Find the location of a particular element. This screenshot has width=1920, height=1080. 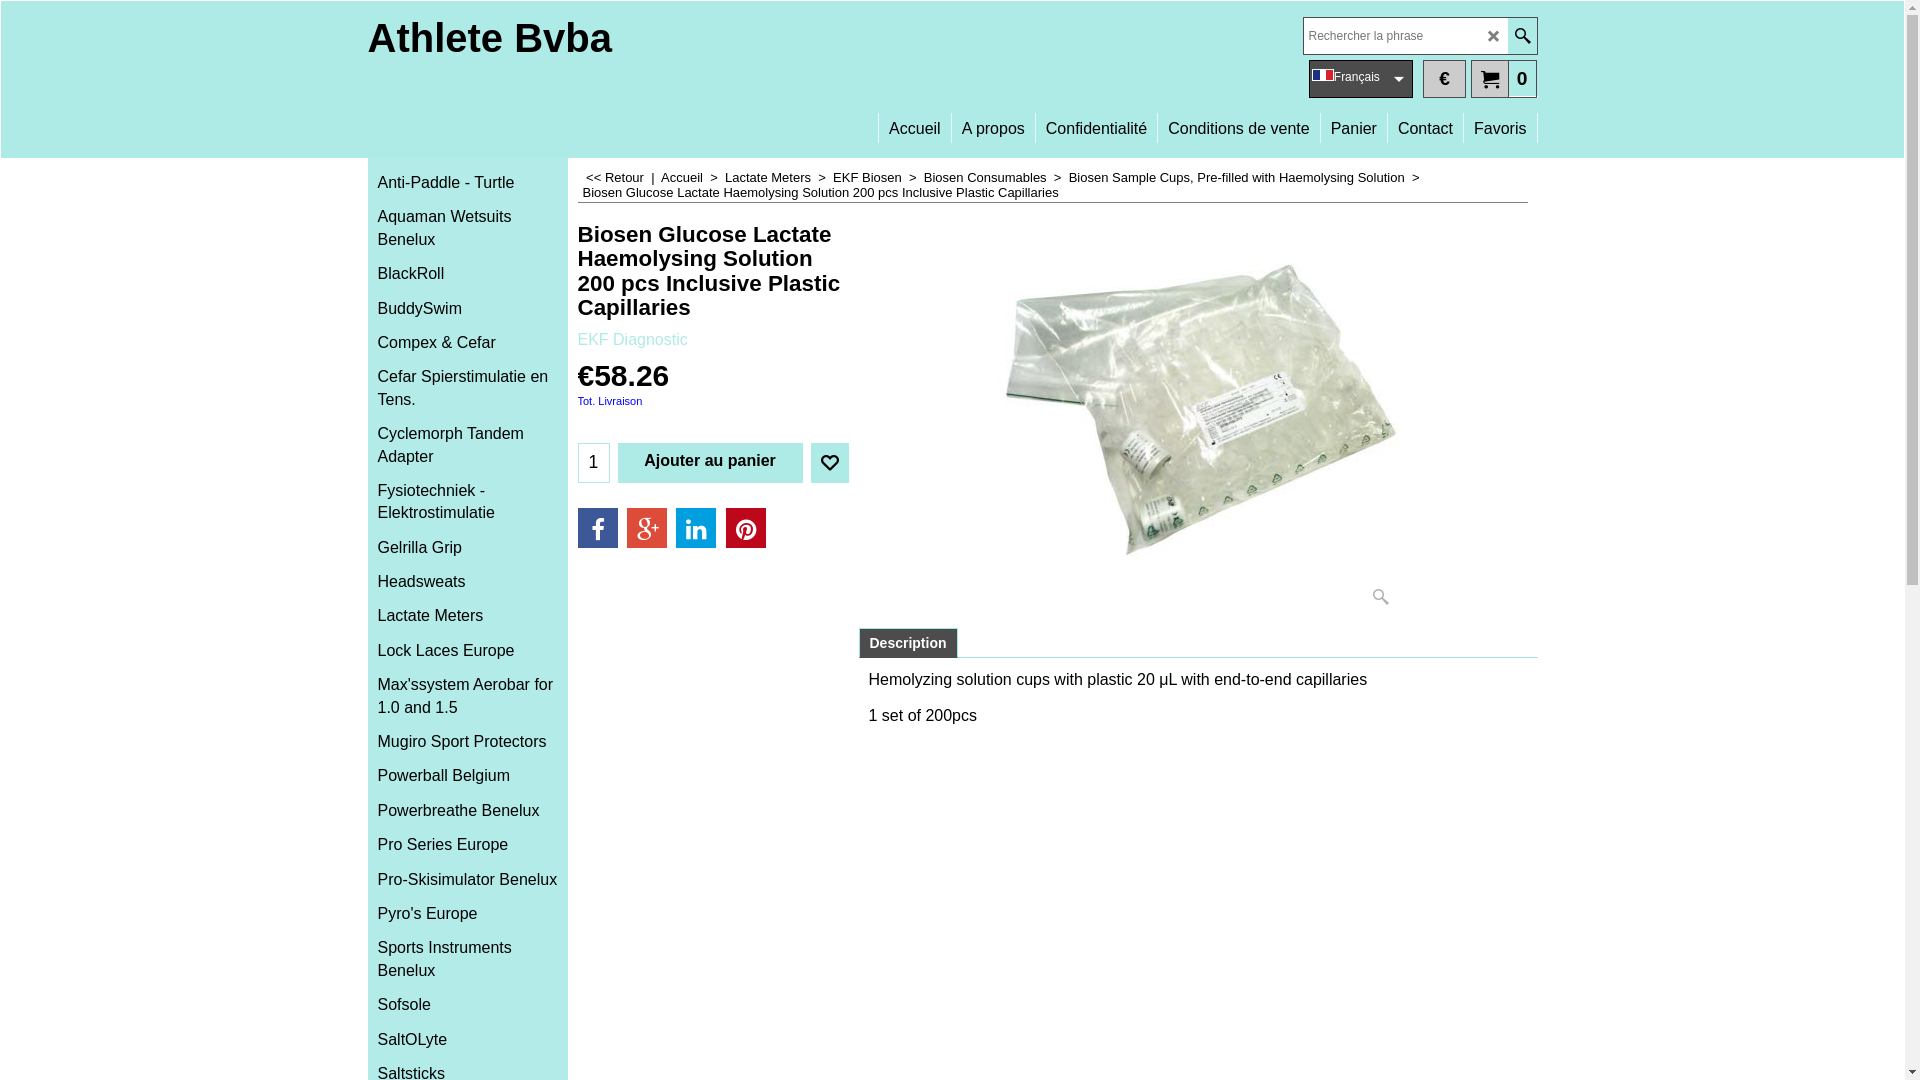

'Favoris' is located at coordinates (1499, 119).